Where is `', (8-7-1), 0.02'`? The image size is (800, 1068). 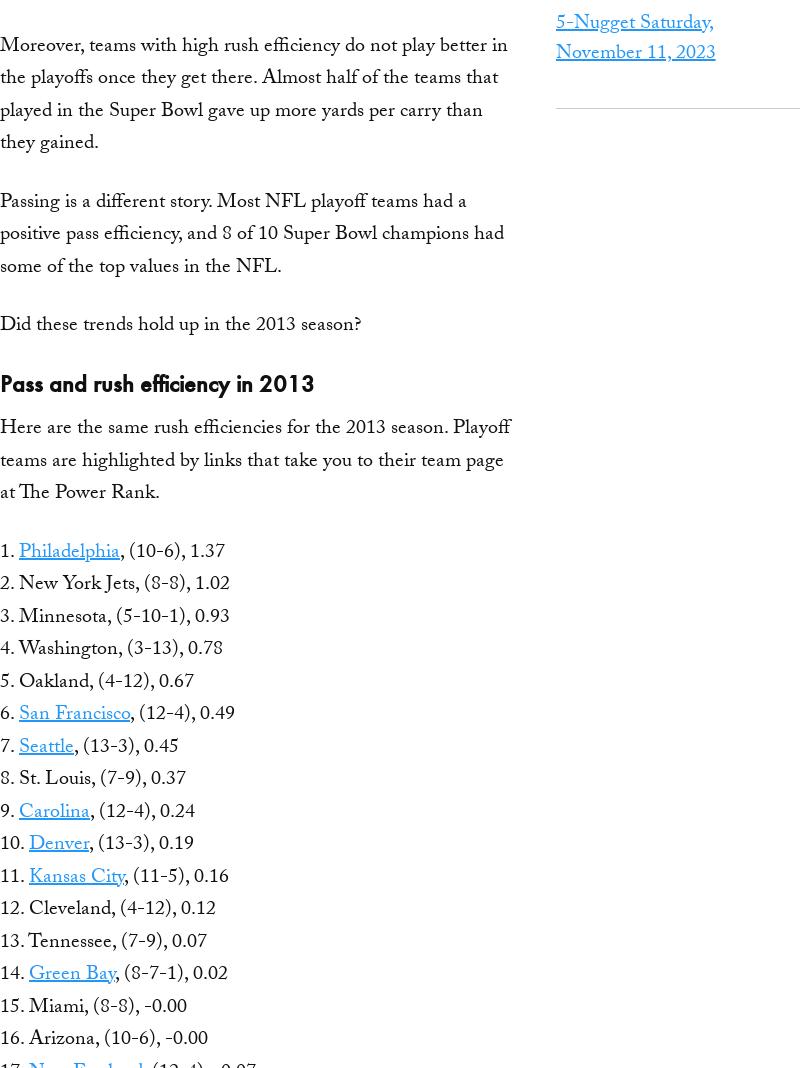 ', (8-7-1), 0.02' is located at coordinates (170, 976).